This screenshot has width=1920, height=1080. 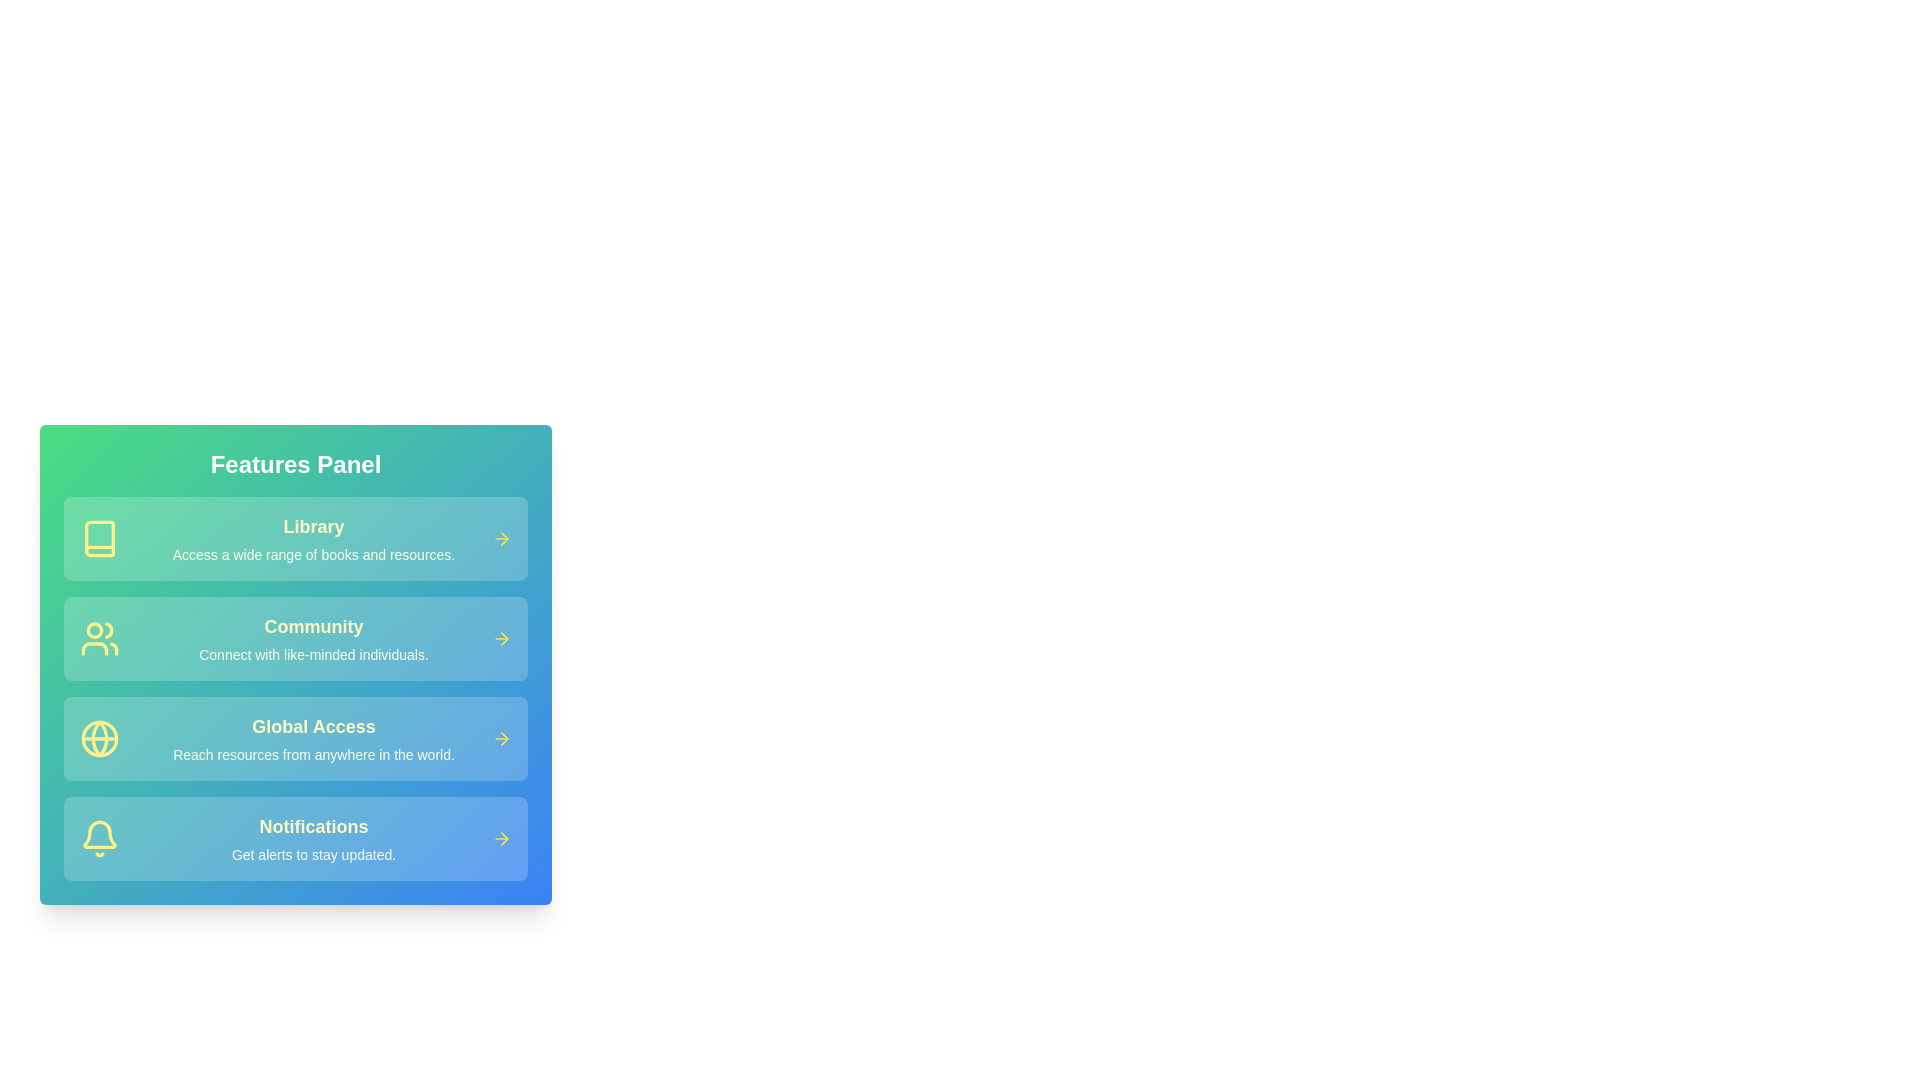 What do you see at coordinates (295, 639) in the screenshot?
I see `the feature card for Community` at bounding box center [295, 639].